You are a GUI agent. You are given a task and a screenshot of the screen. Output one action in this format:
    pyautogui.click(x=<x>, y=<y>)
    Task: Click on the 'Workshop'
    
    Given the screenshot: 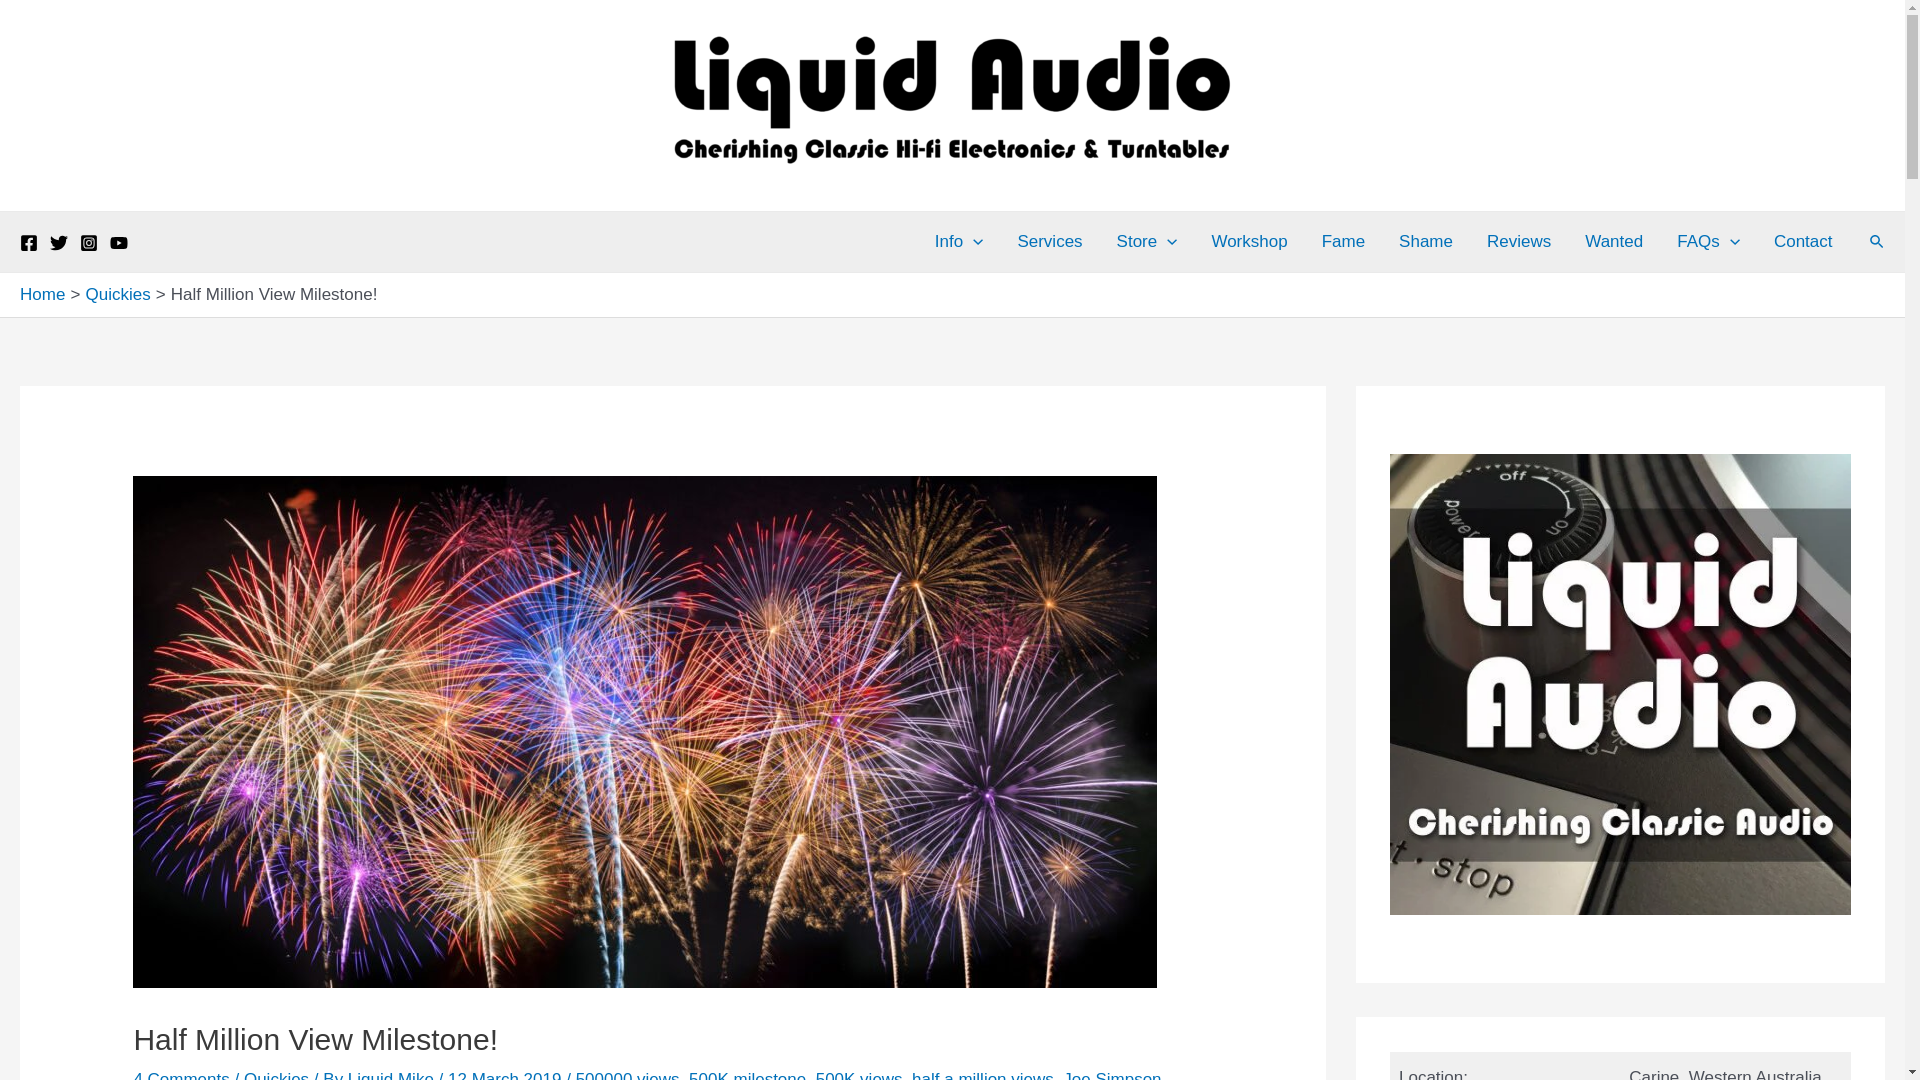 What is the action you would take?
    pyautogui.click(x=1247, y=241)
    